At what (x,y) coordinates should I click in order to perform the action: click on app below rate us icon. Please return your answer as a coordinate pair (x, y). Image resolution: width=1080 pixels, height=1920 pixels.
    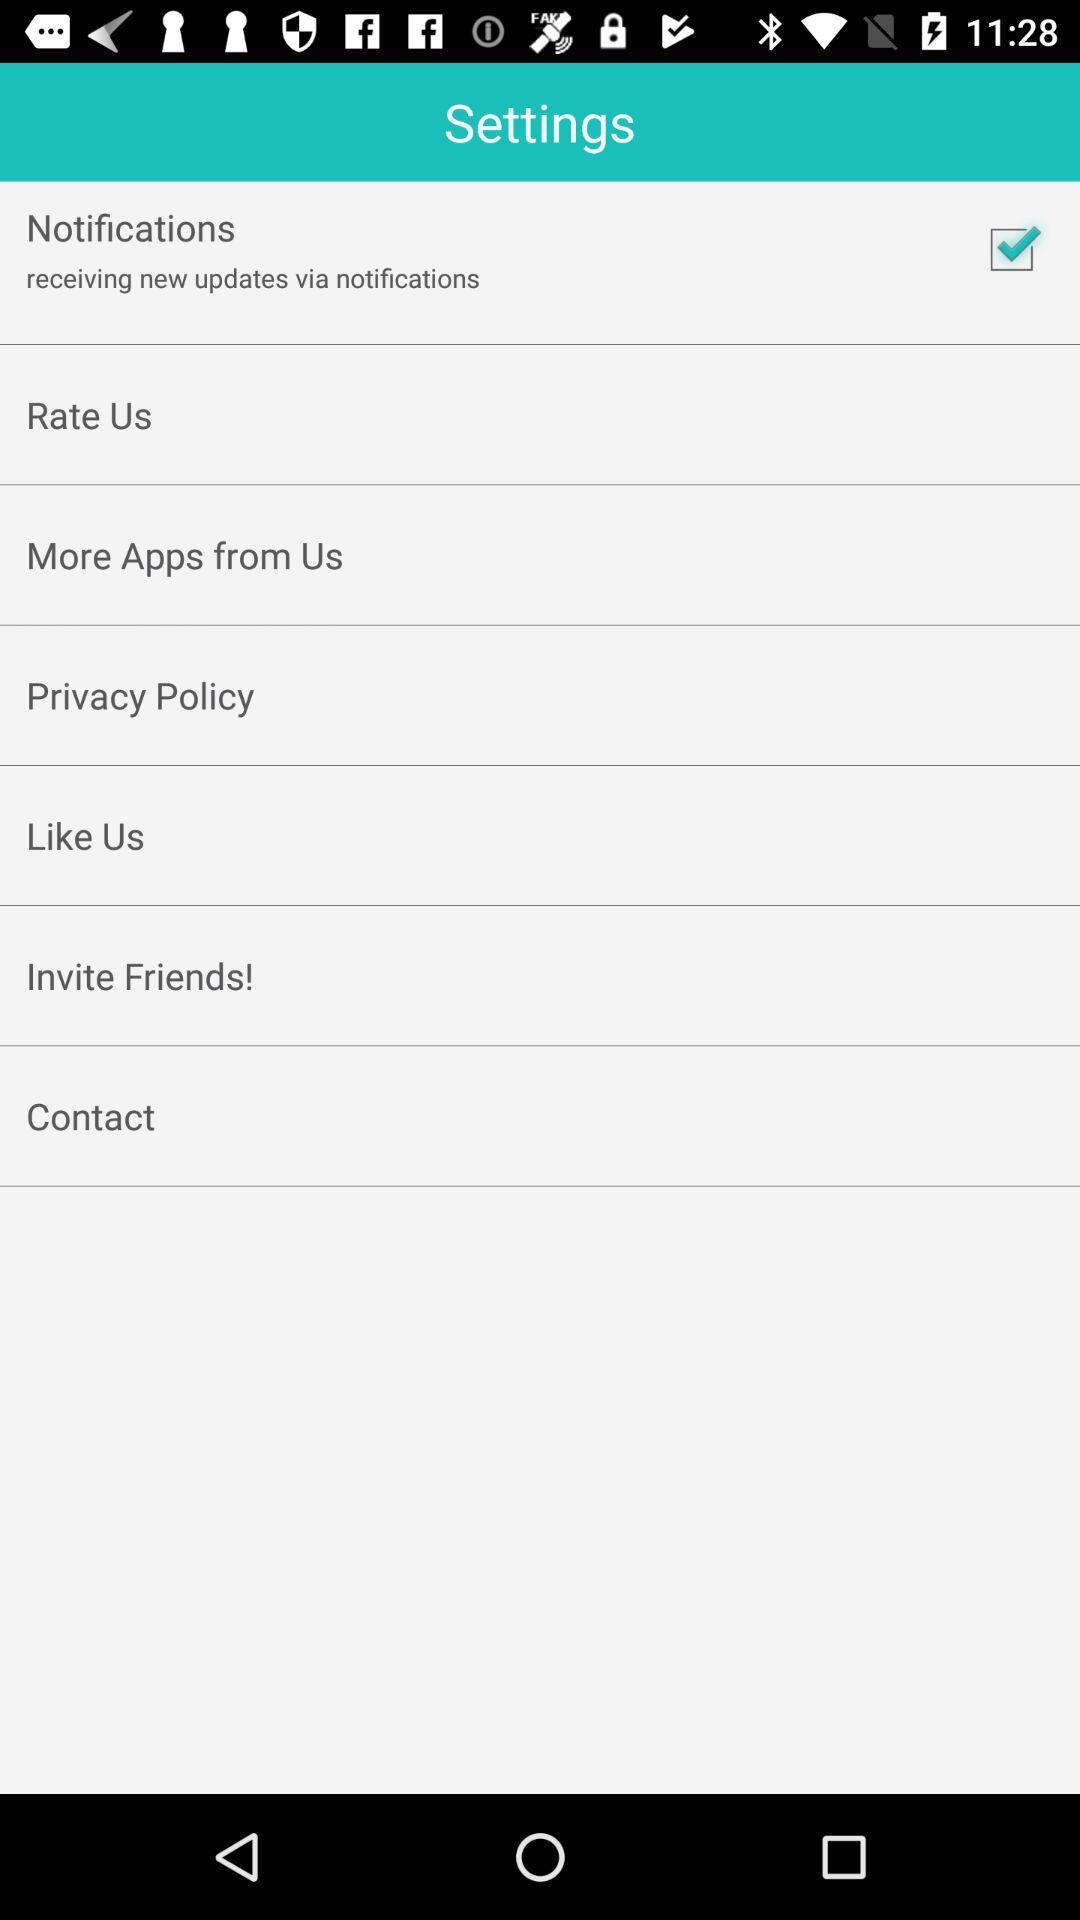
    Looking at the image, I should click on (540, 460).